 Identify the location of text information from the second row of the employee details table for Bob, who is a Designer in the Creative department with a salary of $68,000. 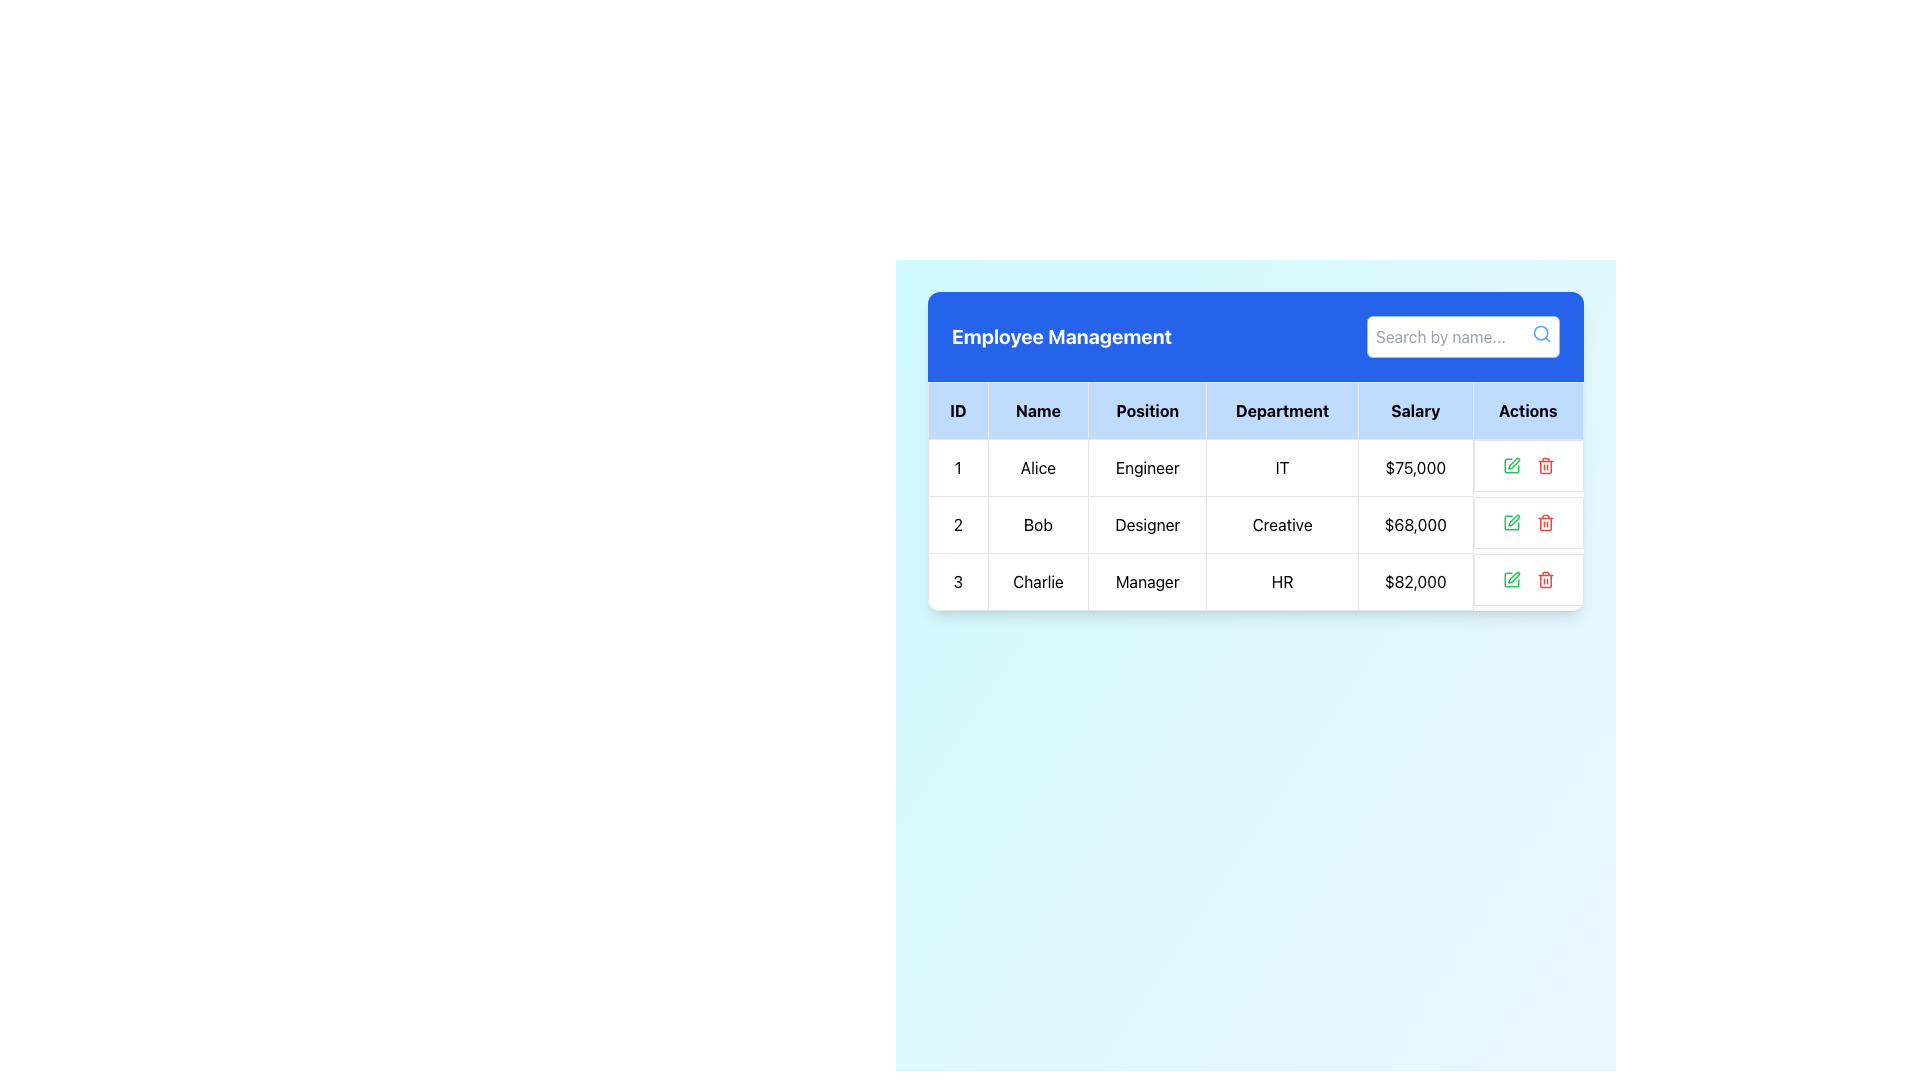
(1255, 523).